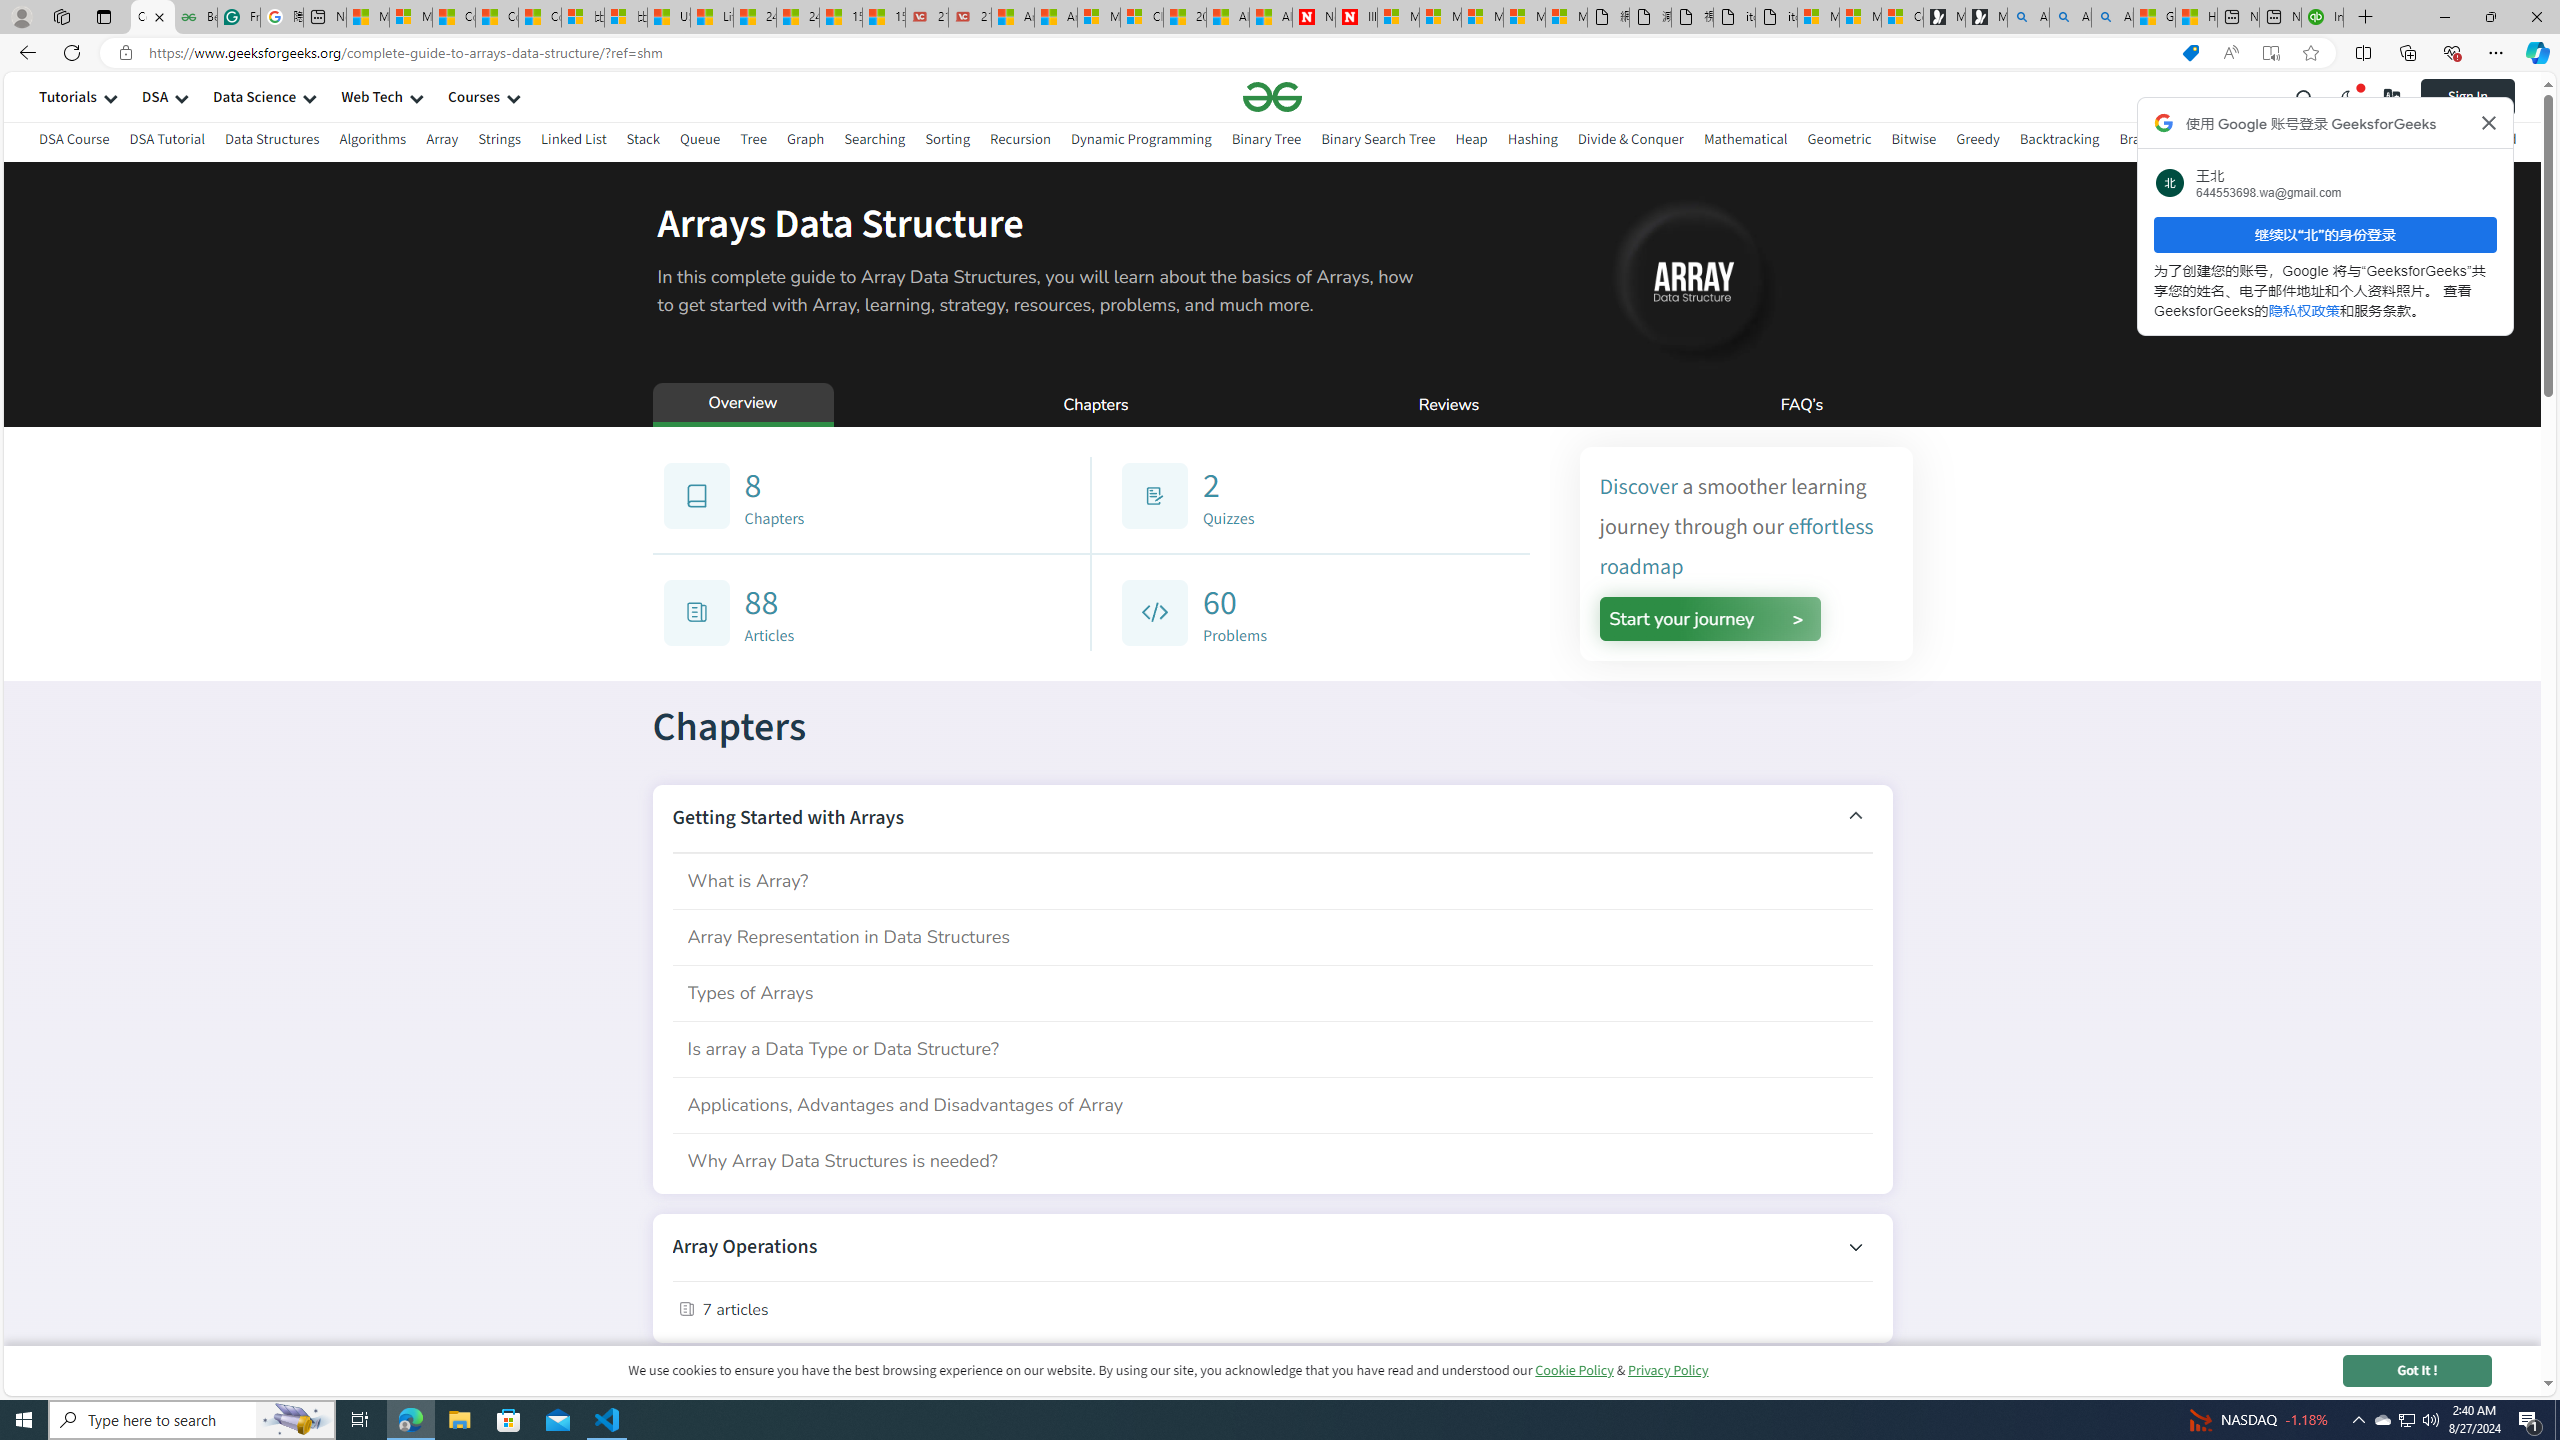 This screenshot has height=1440, width=2560. What do you see at coordinates (2058, 141) in the screenshot?
I see `'Backtracking'` at bounding box center [2058, 141].